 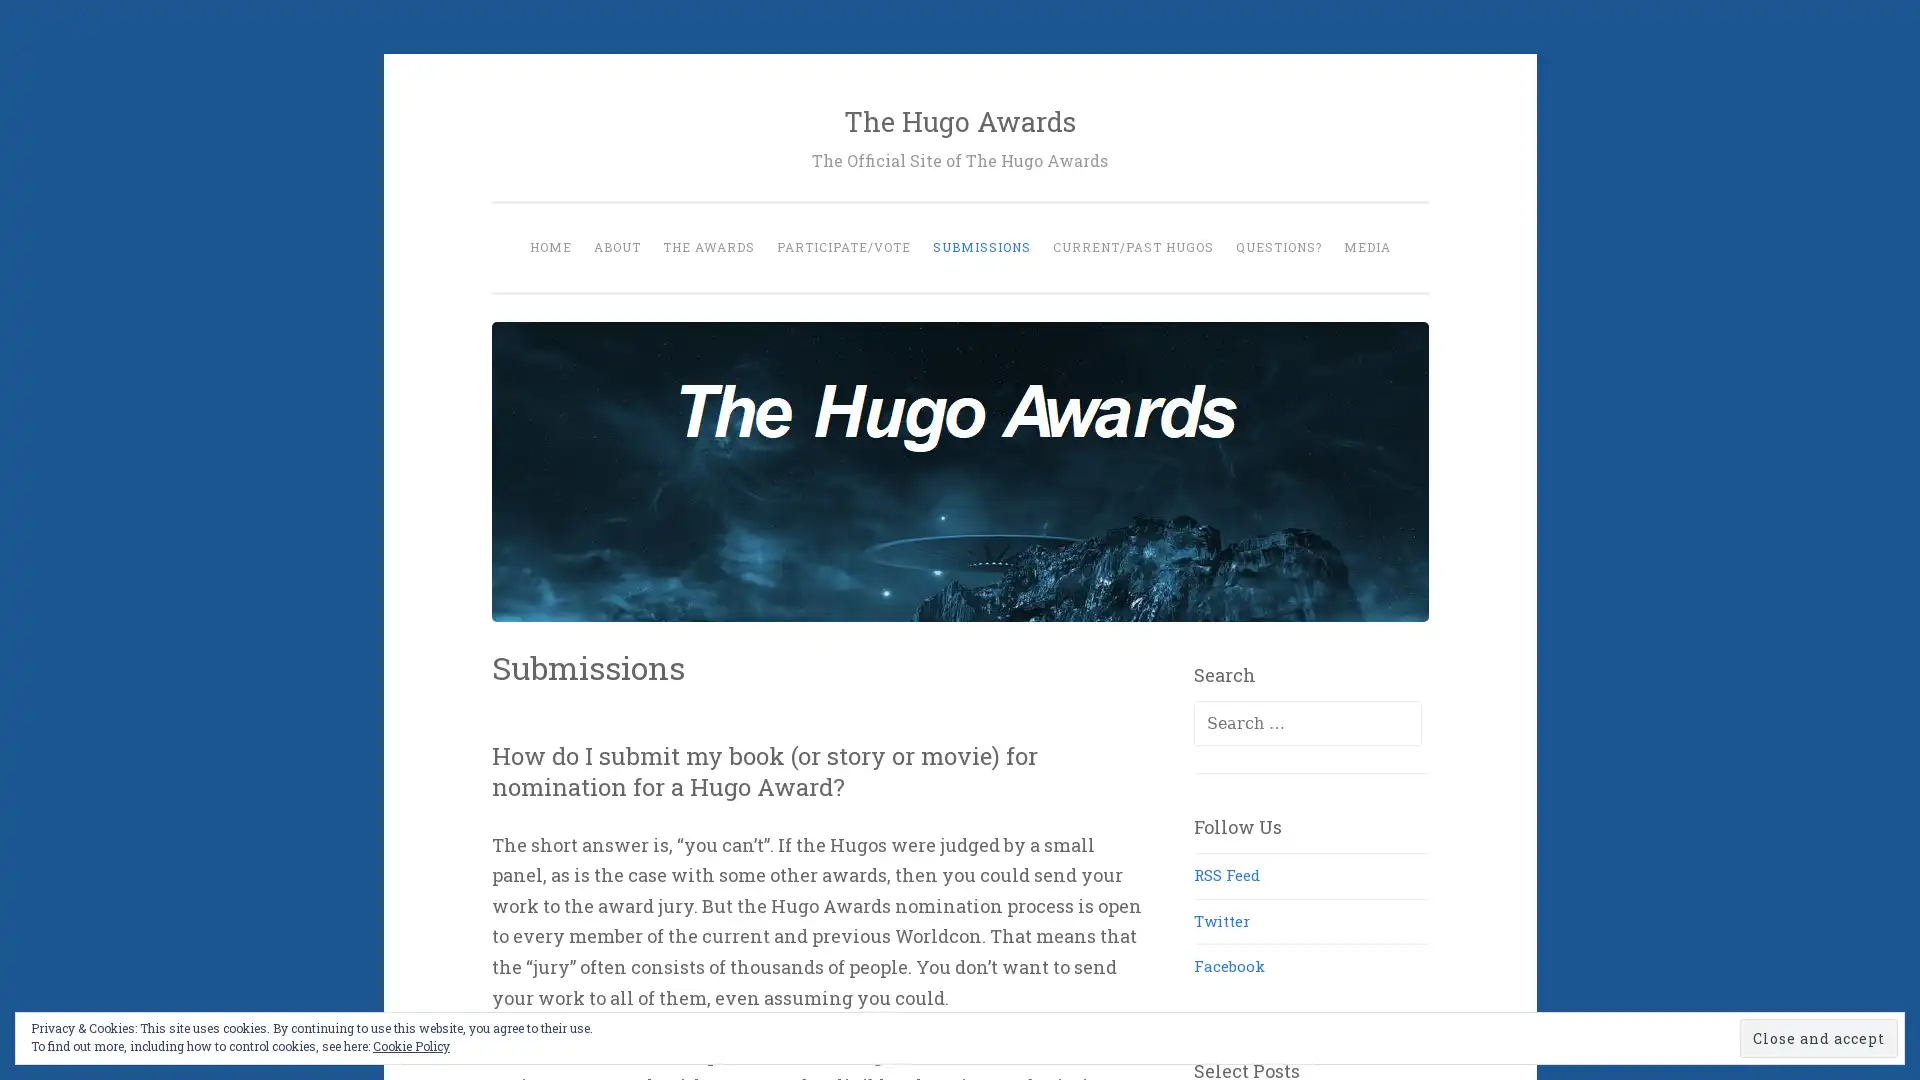 What do you see at coordinates (1819, 1037) in the screenshot?
I see `Close and accept` at bounding box center [1819, 1037].